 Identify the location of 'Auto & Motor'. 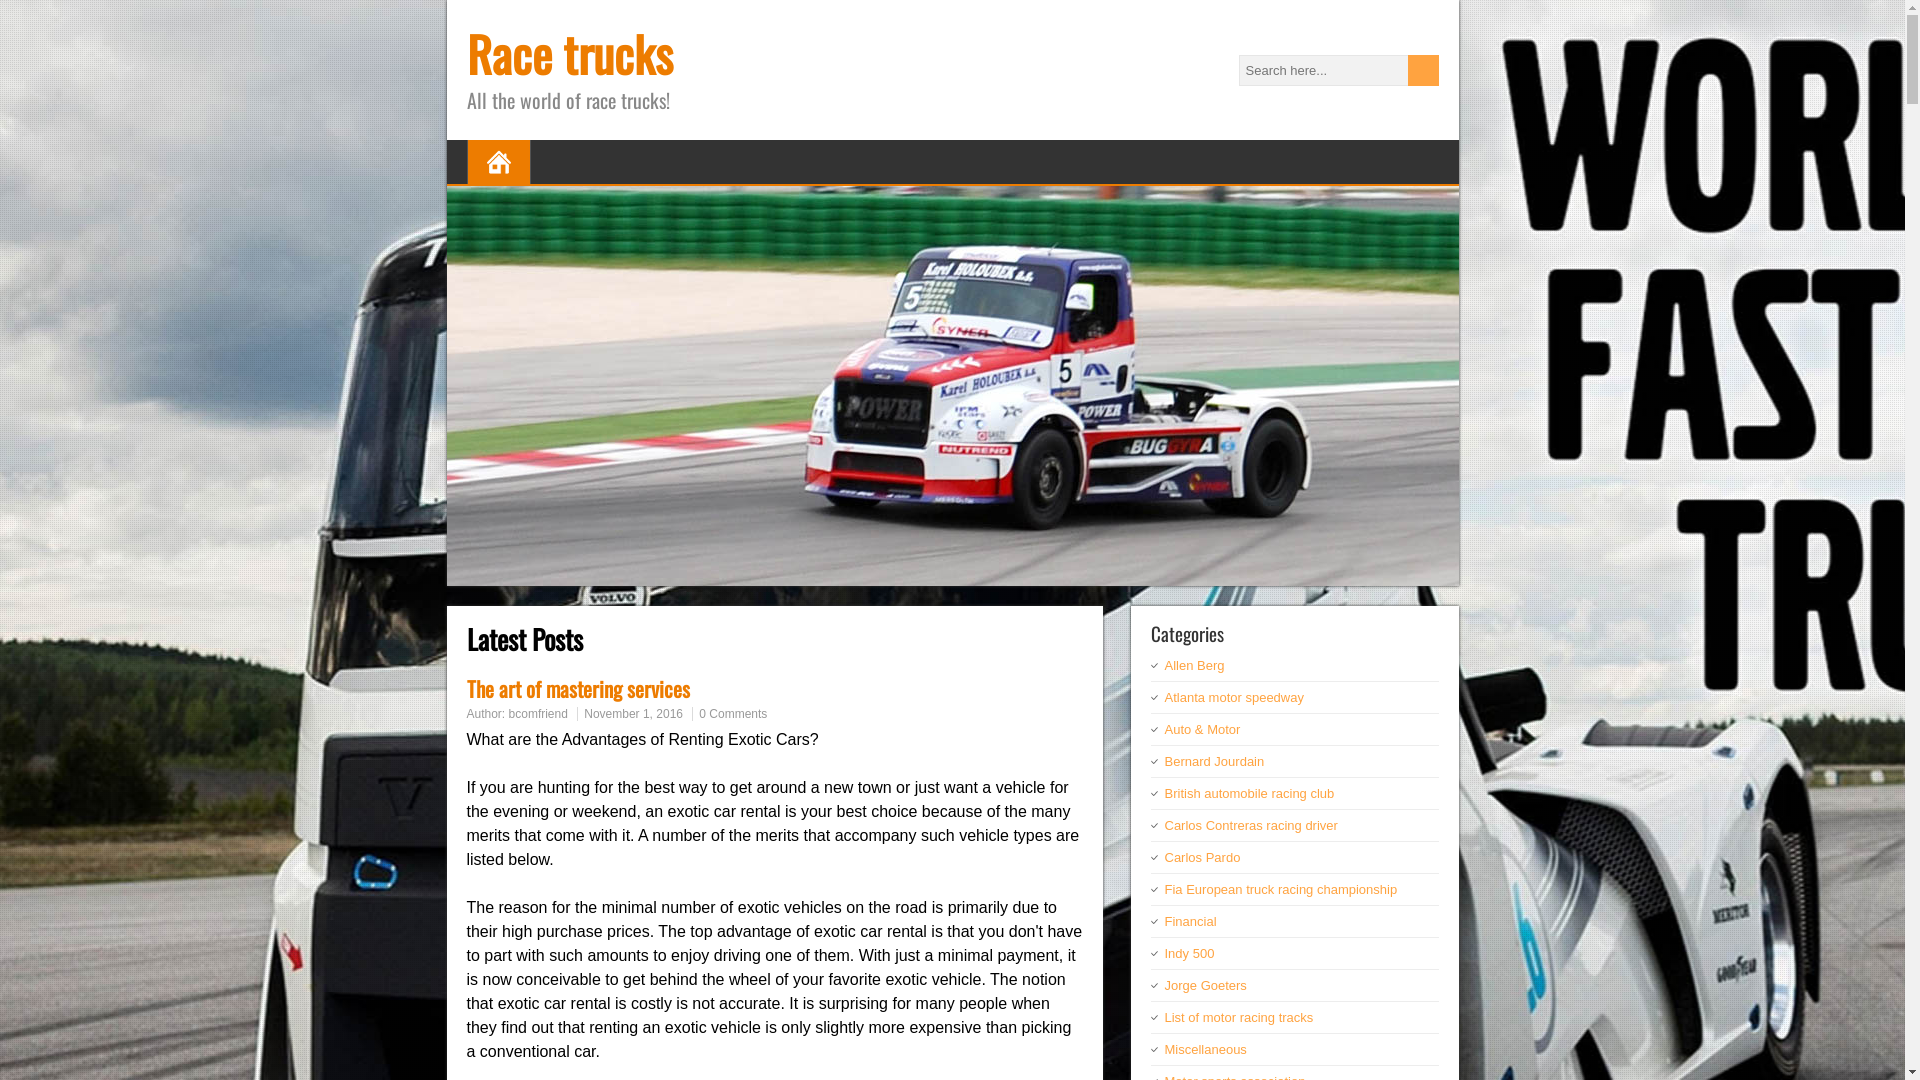
(1200, 729).